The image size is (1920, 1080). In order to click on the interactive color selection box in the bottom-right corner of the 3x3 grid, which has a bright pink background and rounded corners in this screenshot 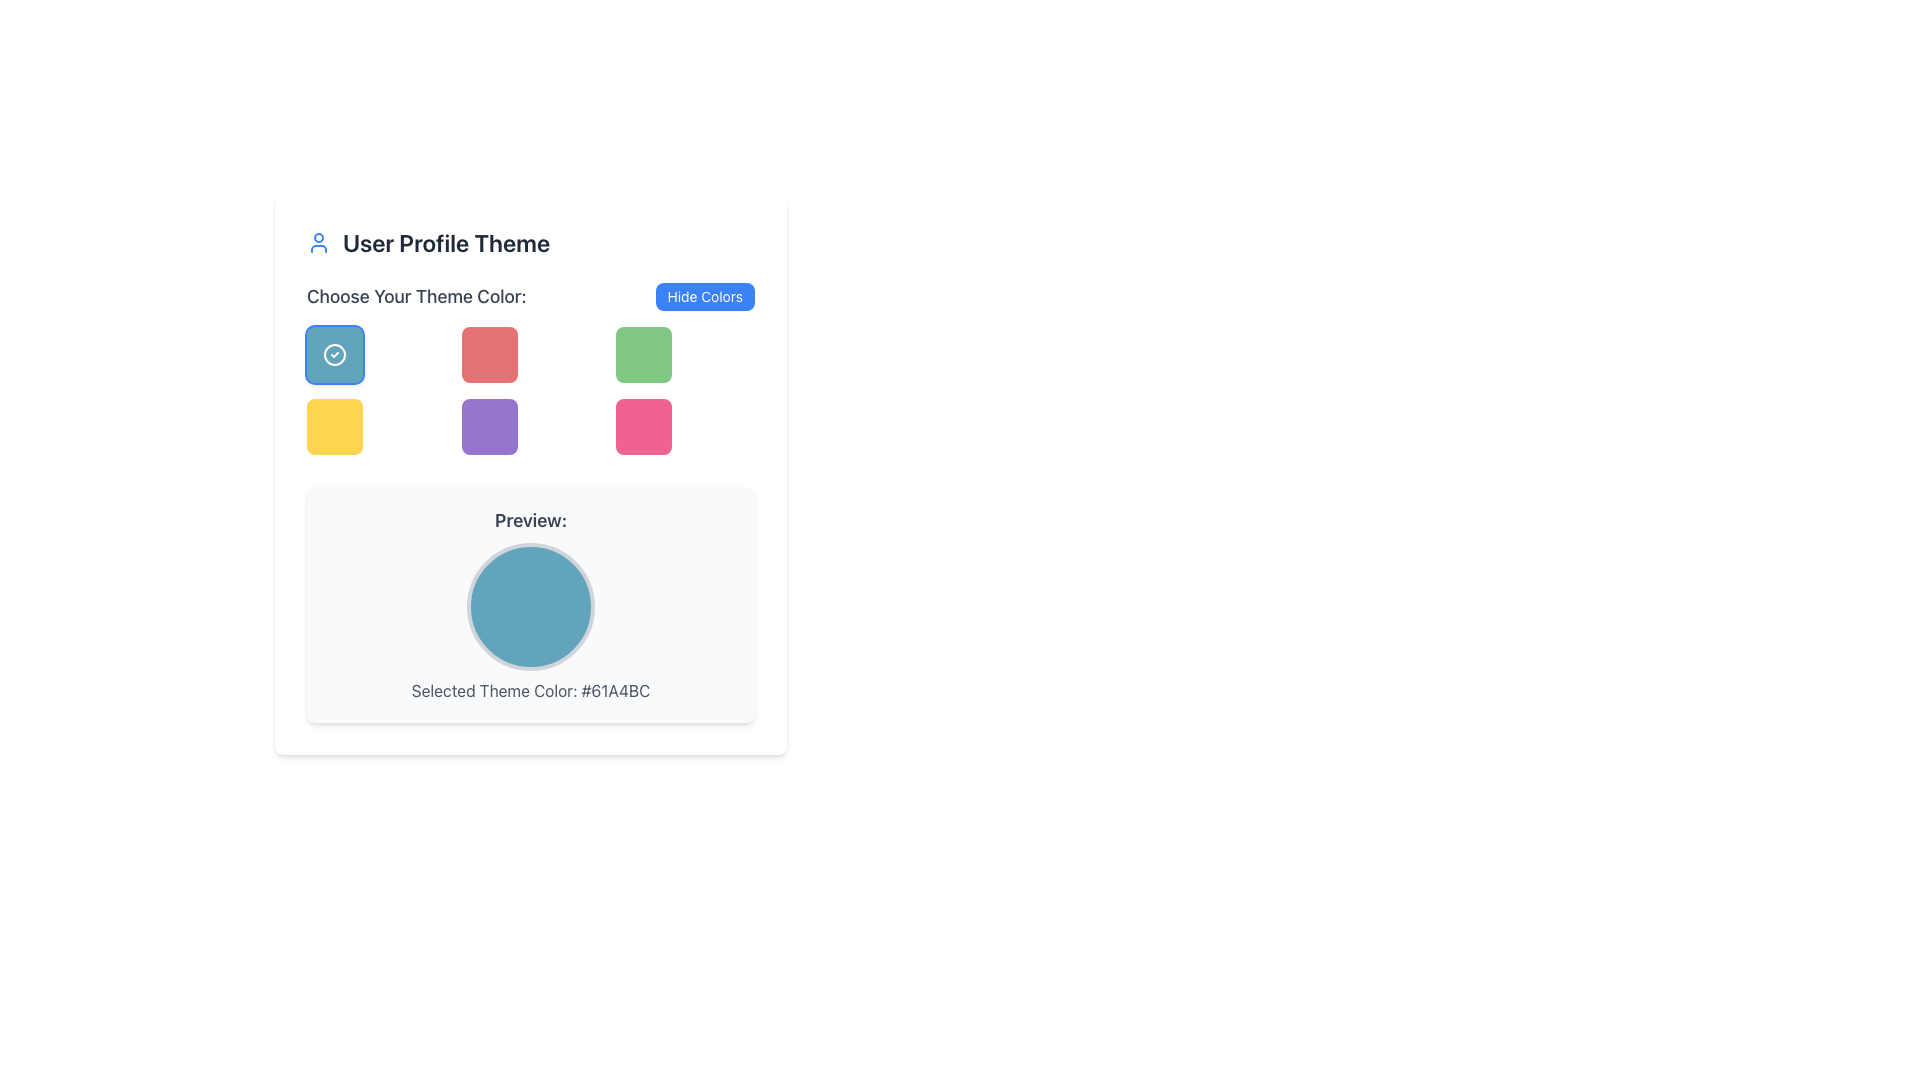, I will do `click(644, 426)`.